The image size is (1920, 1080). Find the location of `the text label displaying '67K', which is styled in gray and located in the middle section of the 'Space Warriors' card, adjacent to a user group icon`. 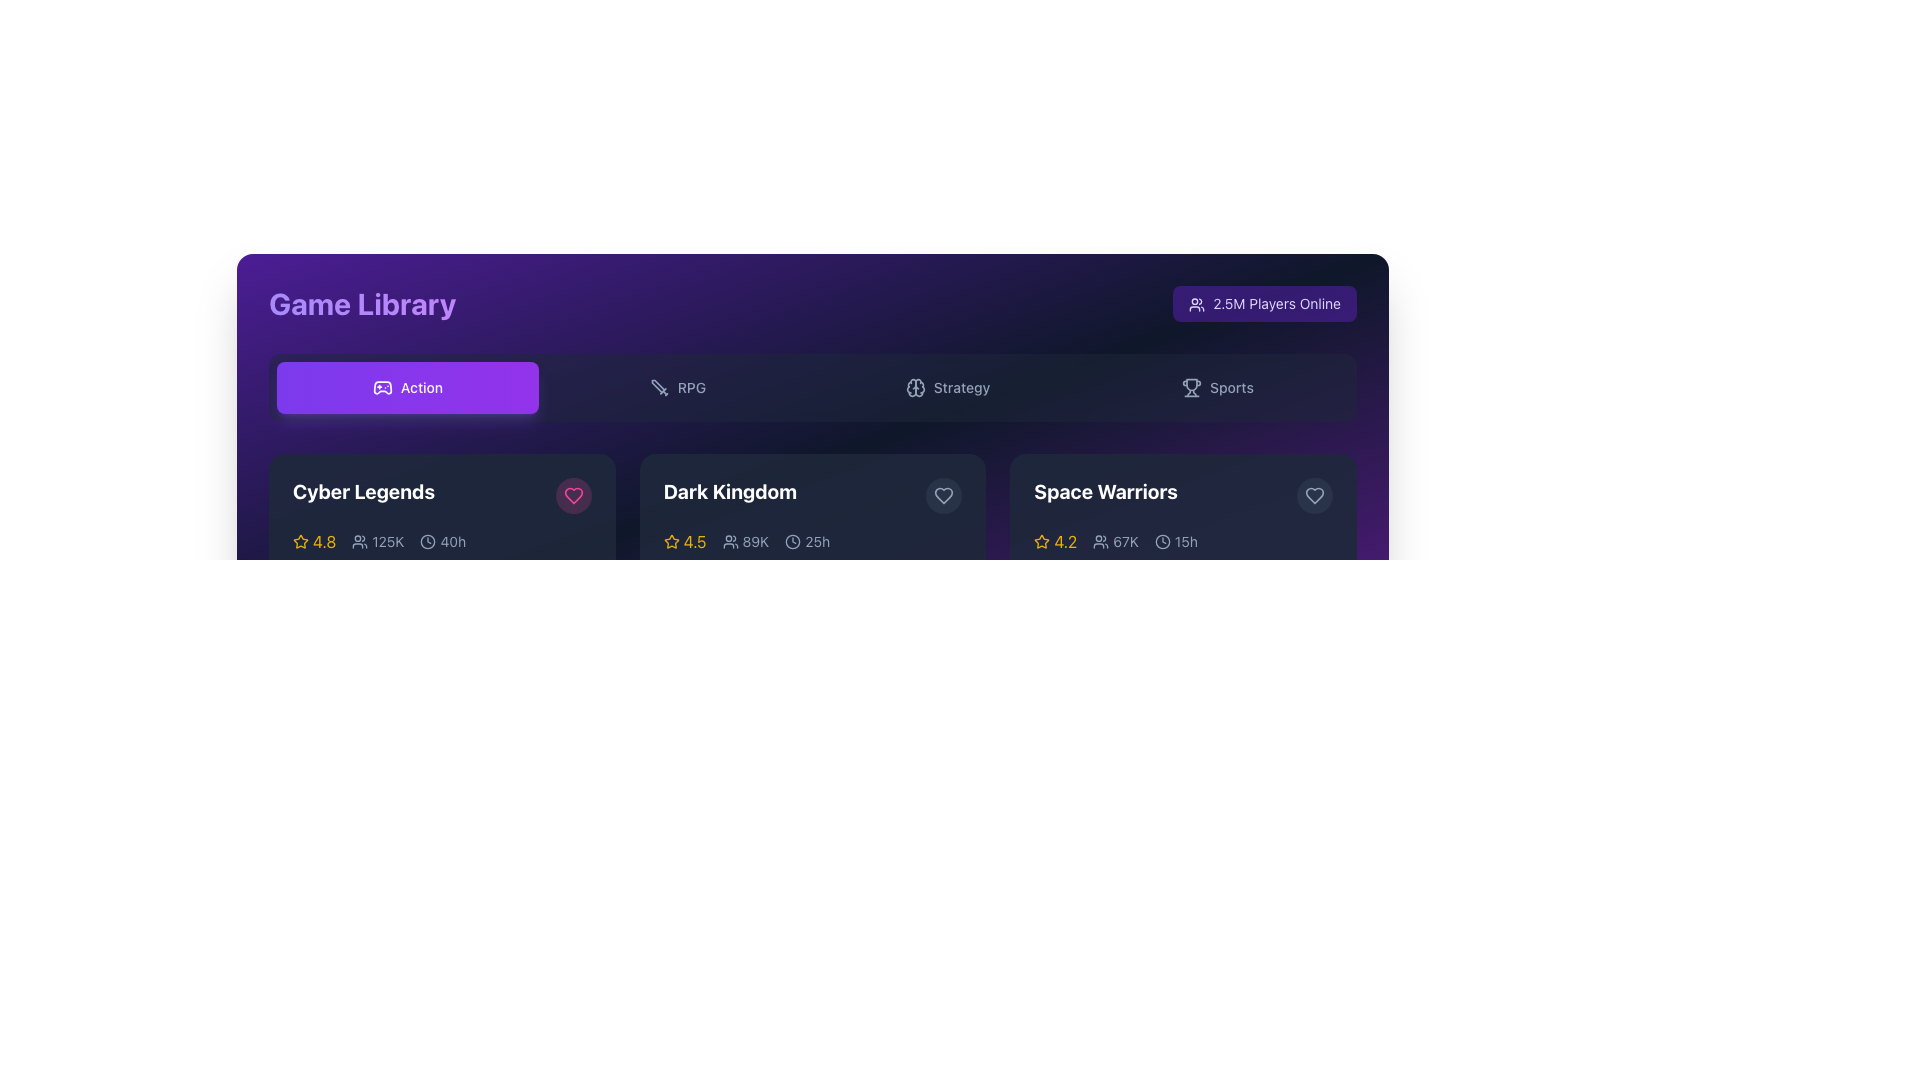

the text label displaying '67K', which is styled in gray and located in the middle section of the 'Space Warriors' card, adjacent to a user group icon is located at coordinates (1126, 542).